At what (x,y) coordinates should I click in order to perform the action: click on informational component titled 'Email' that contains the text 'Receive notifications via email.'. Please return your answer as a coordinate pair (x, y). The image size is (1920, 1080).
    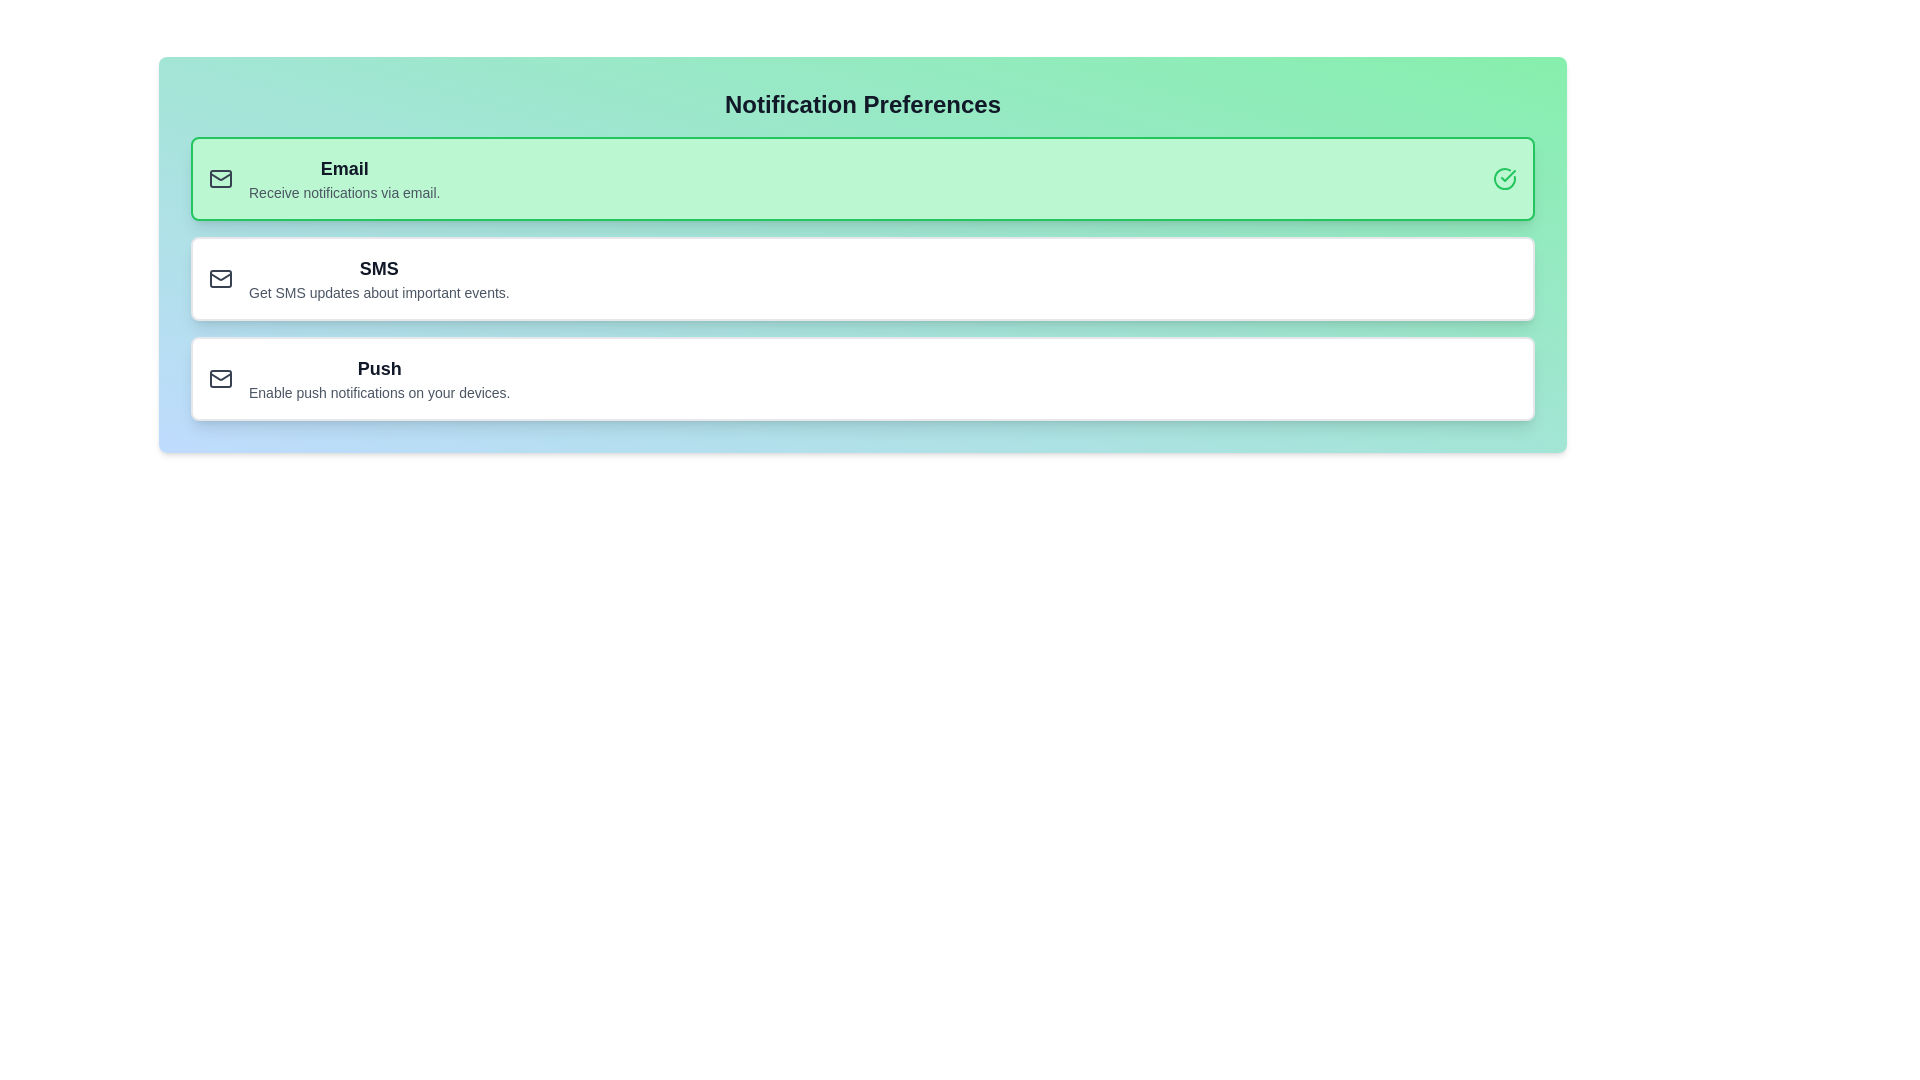
    Looking at the image, I should click on (344, 177).